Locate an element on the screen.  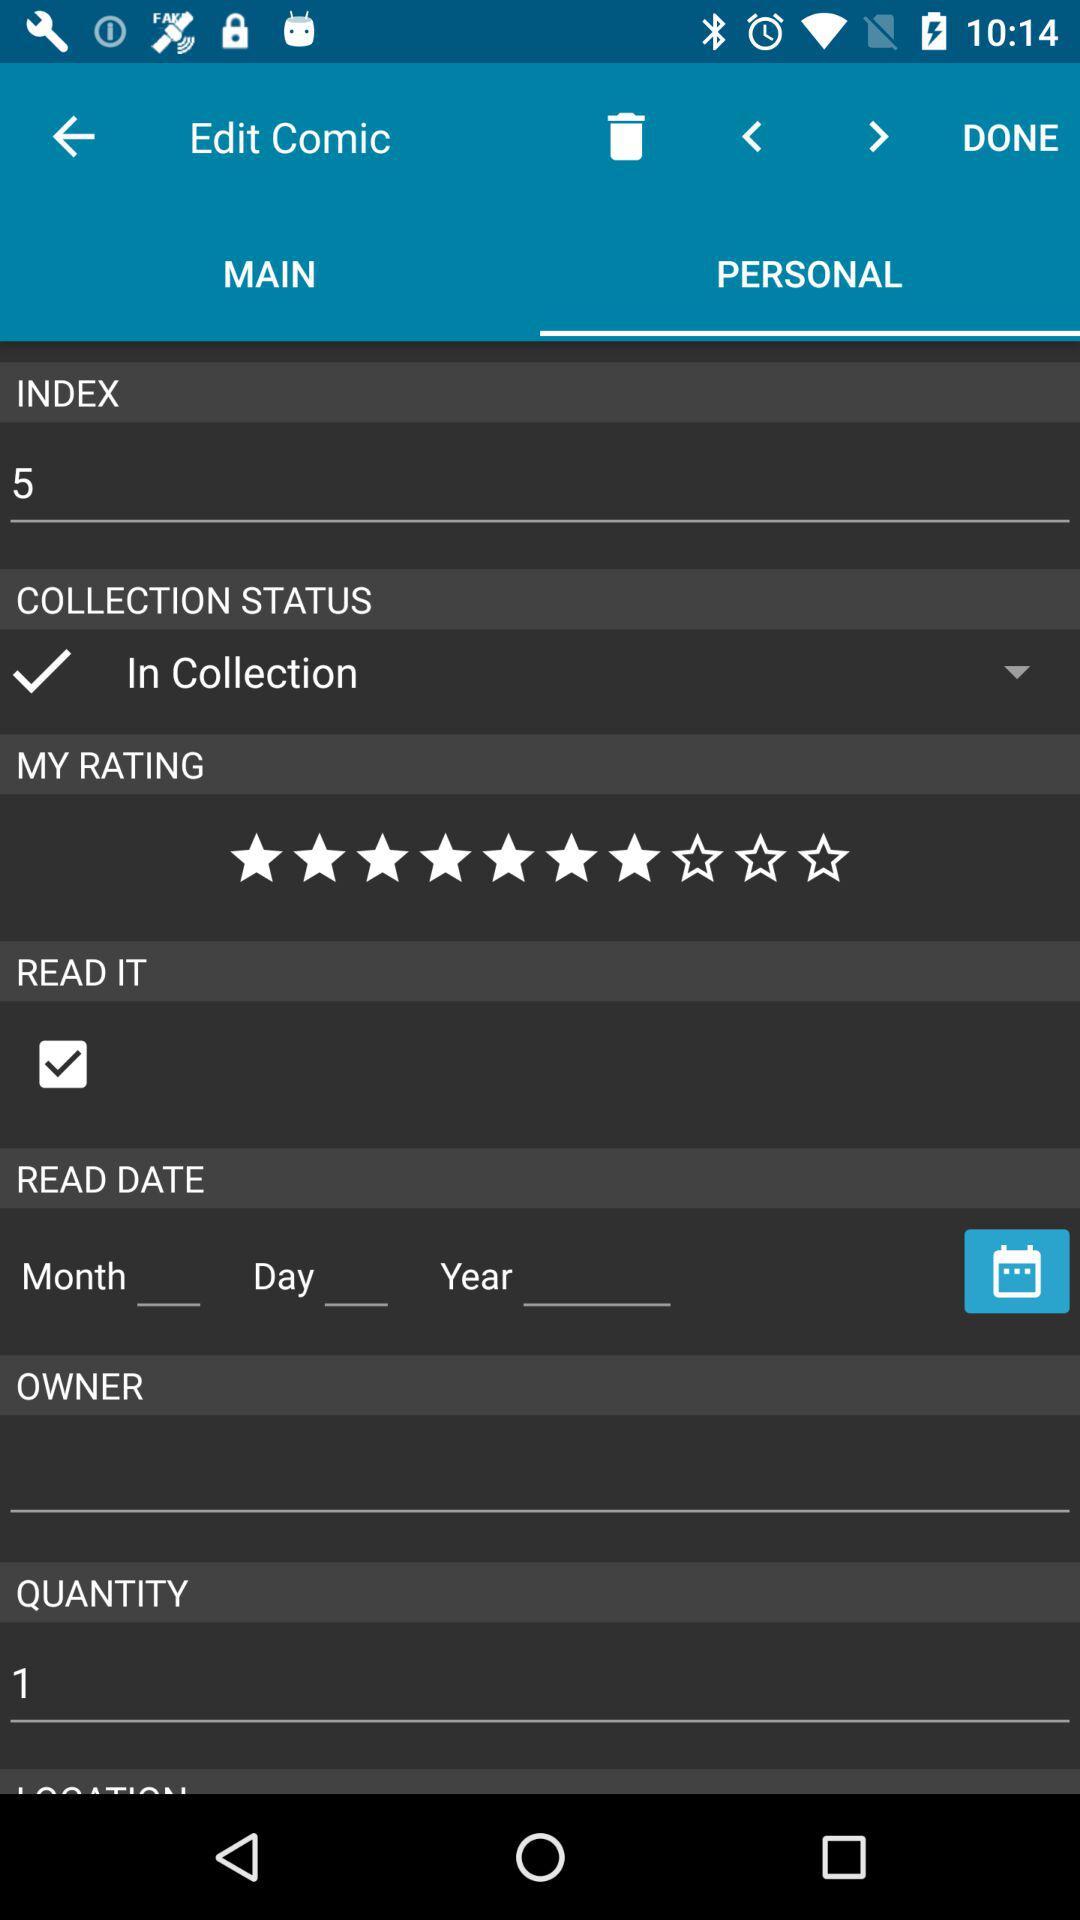
the day of a month is located at coordinates (355, 1266).